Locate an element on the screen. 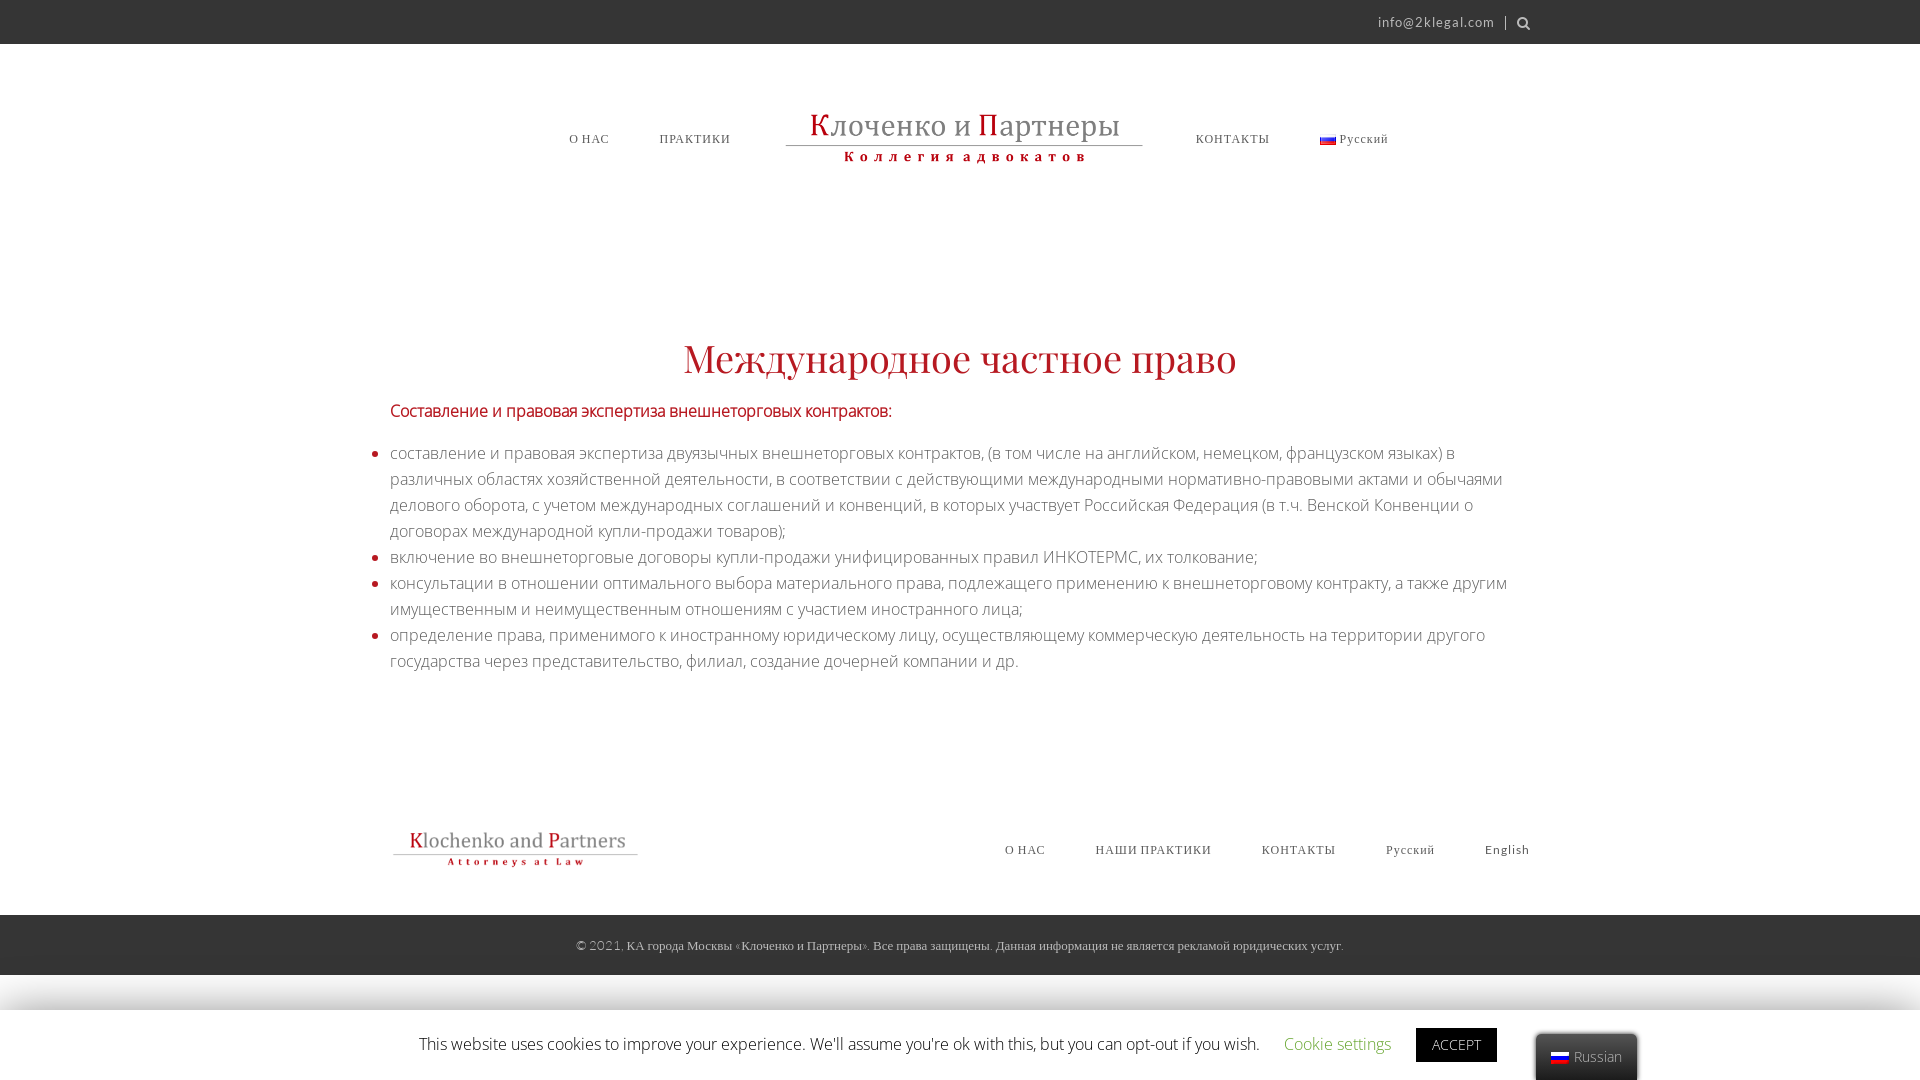 This screenshot has width=1920, height=1080. 'ACCEPT' is located at coordinates (1456, 1044).